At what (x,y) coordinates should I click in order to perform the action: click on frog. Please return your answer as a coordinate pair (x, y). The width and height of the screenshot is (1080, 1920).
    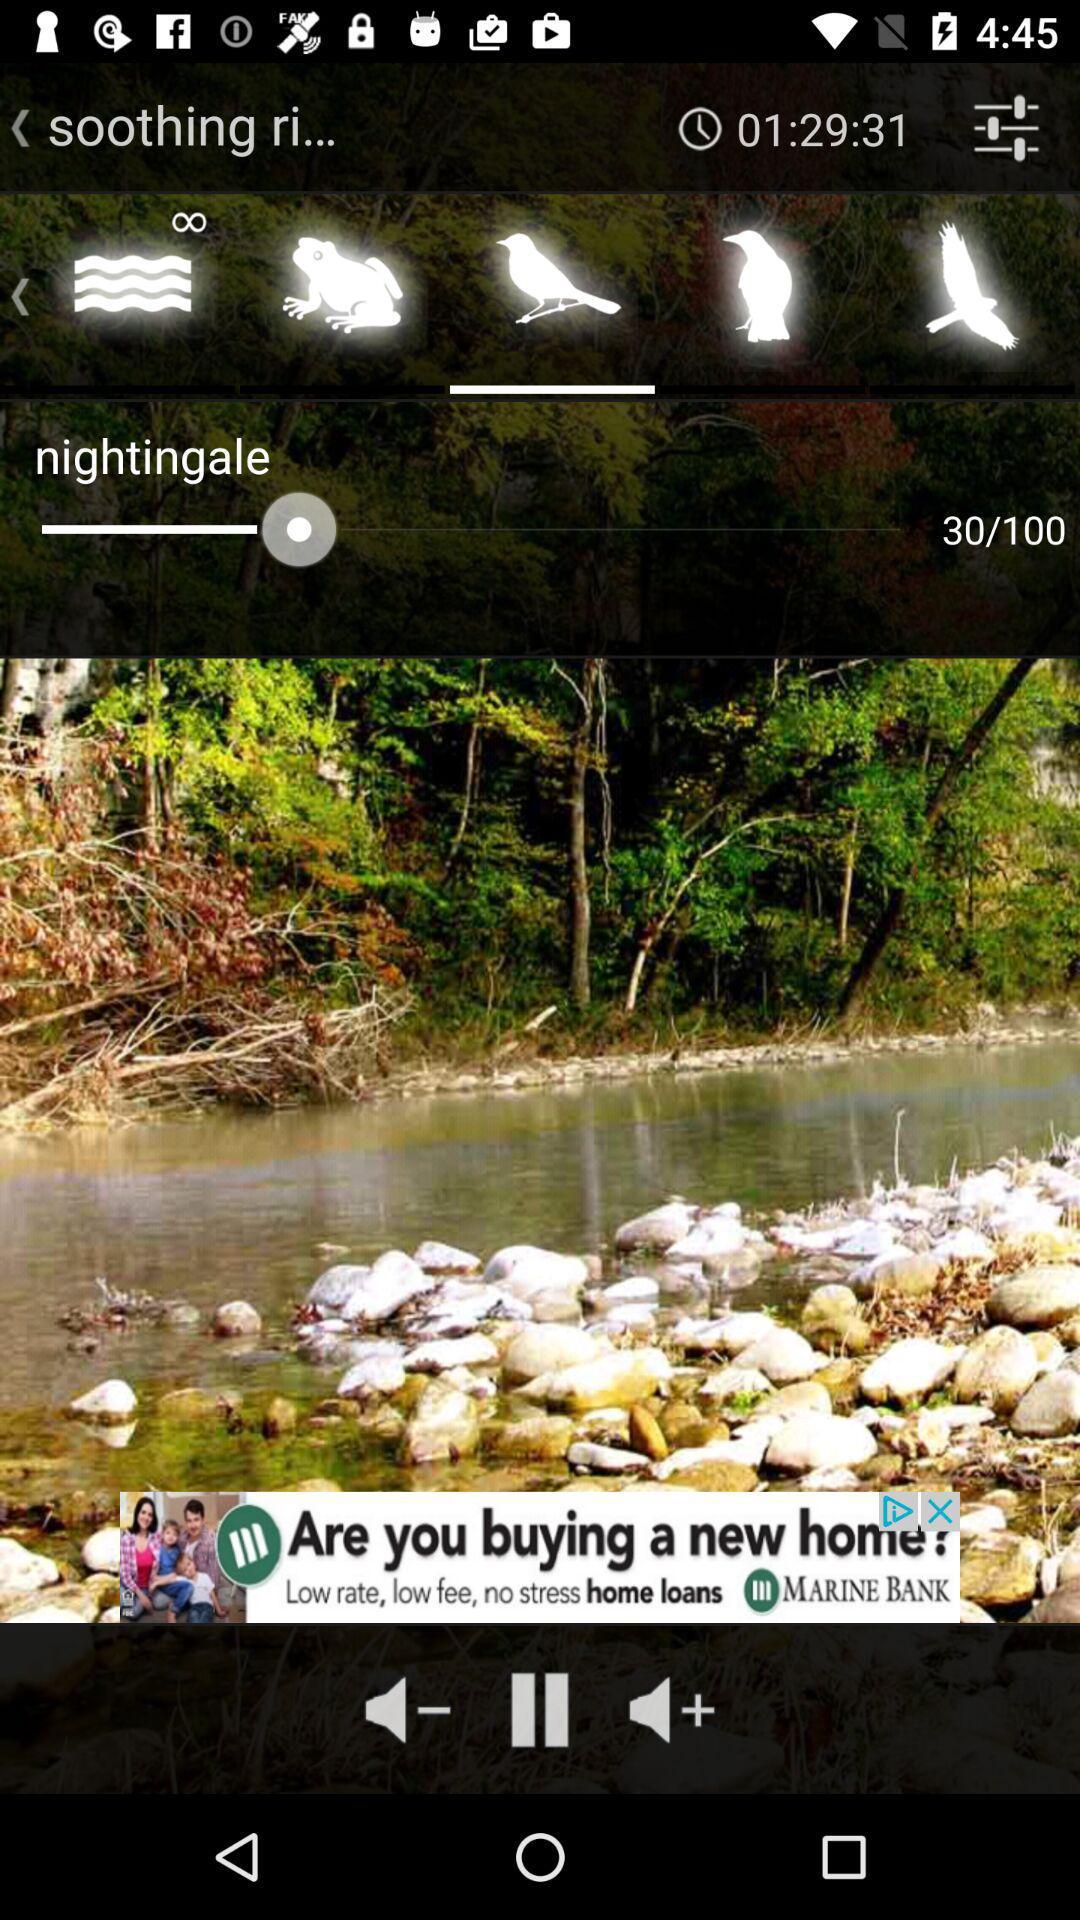
    Looking at the image, I should click on (341, 291).